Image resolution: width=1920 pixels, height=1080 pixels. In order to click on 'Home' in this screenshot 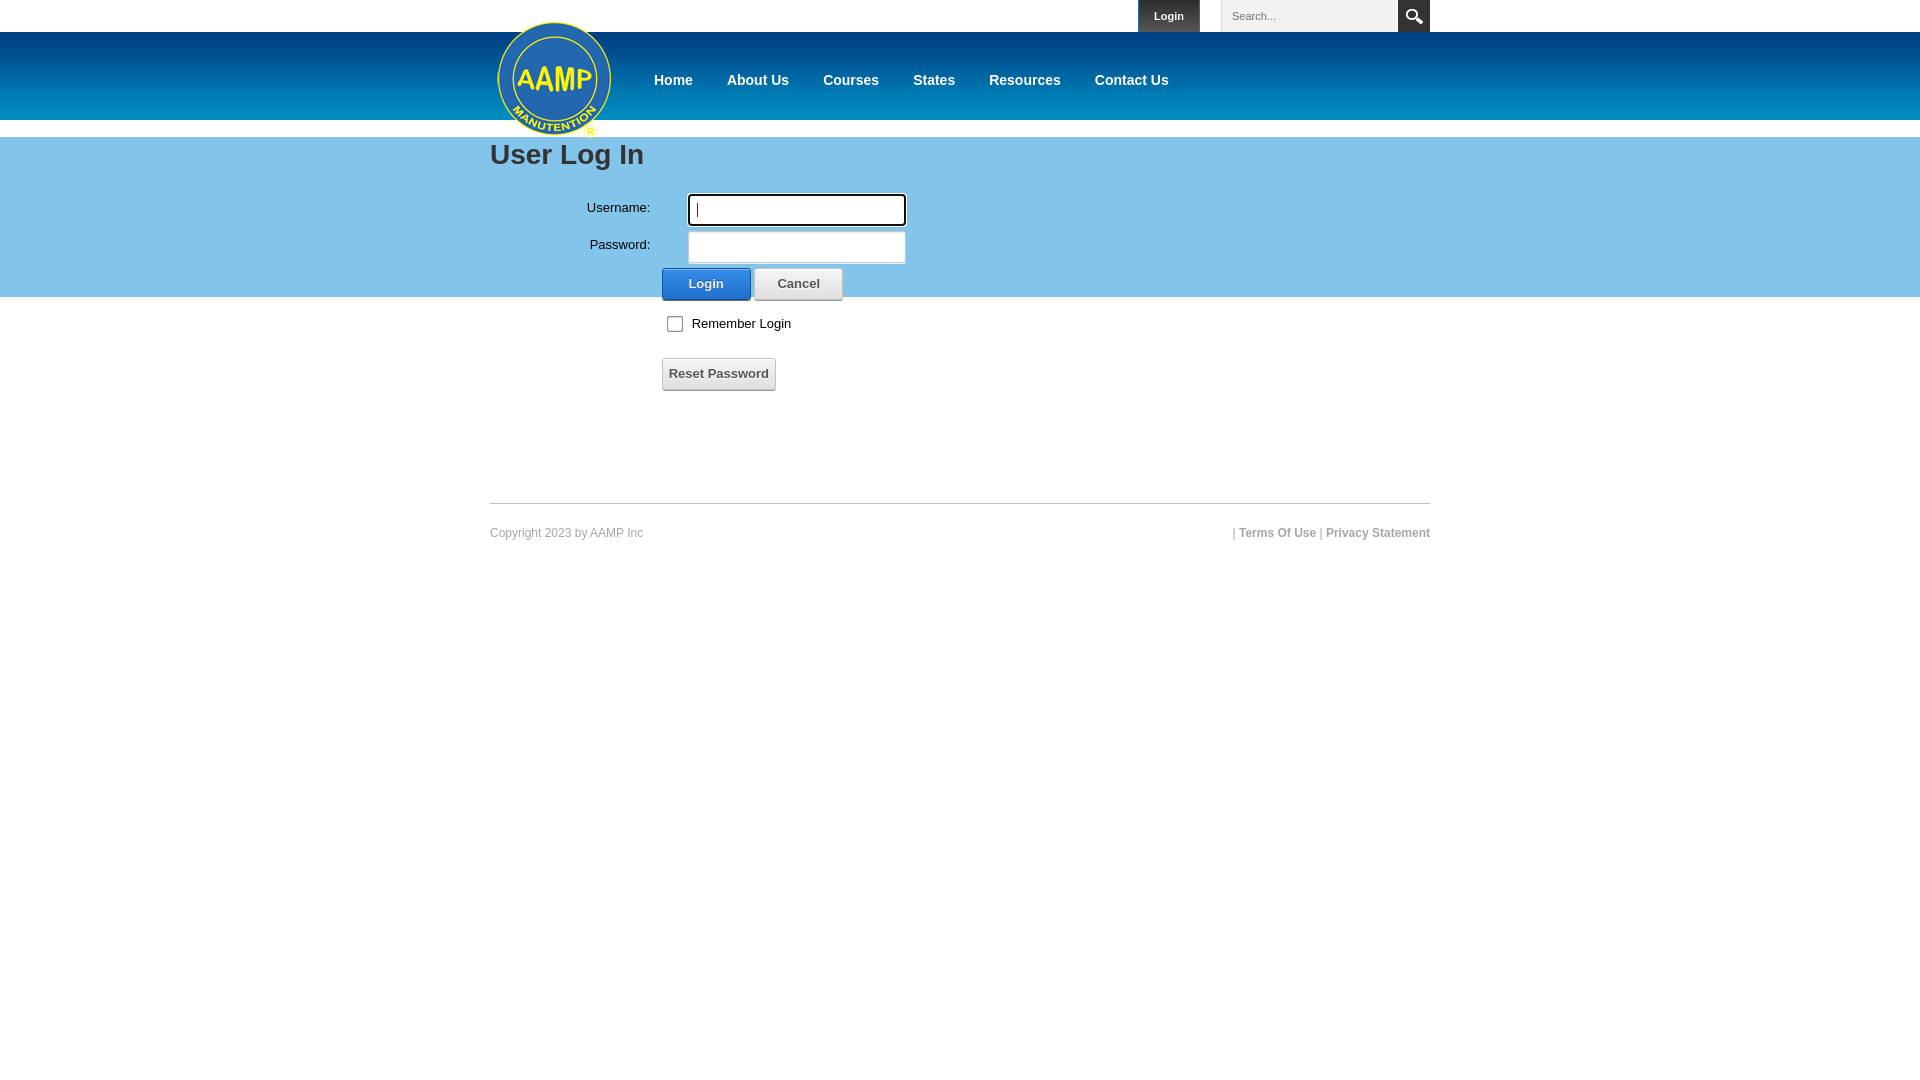, I will do `click(673, 79)`.